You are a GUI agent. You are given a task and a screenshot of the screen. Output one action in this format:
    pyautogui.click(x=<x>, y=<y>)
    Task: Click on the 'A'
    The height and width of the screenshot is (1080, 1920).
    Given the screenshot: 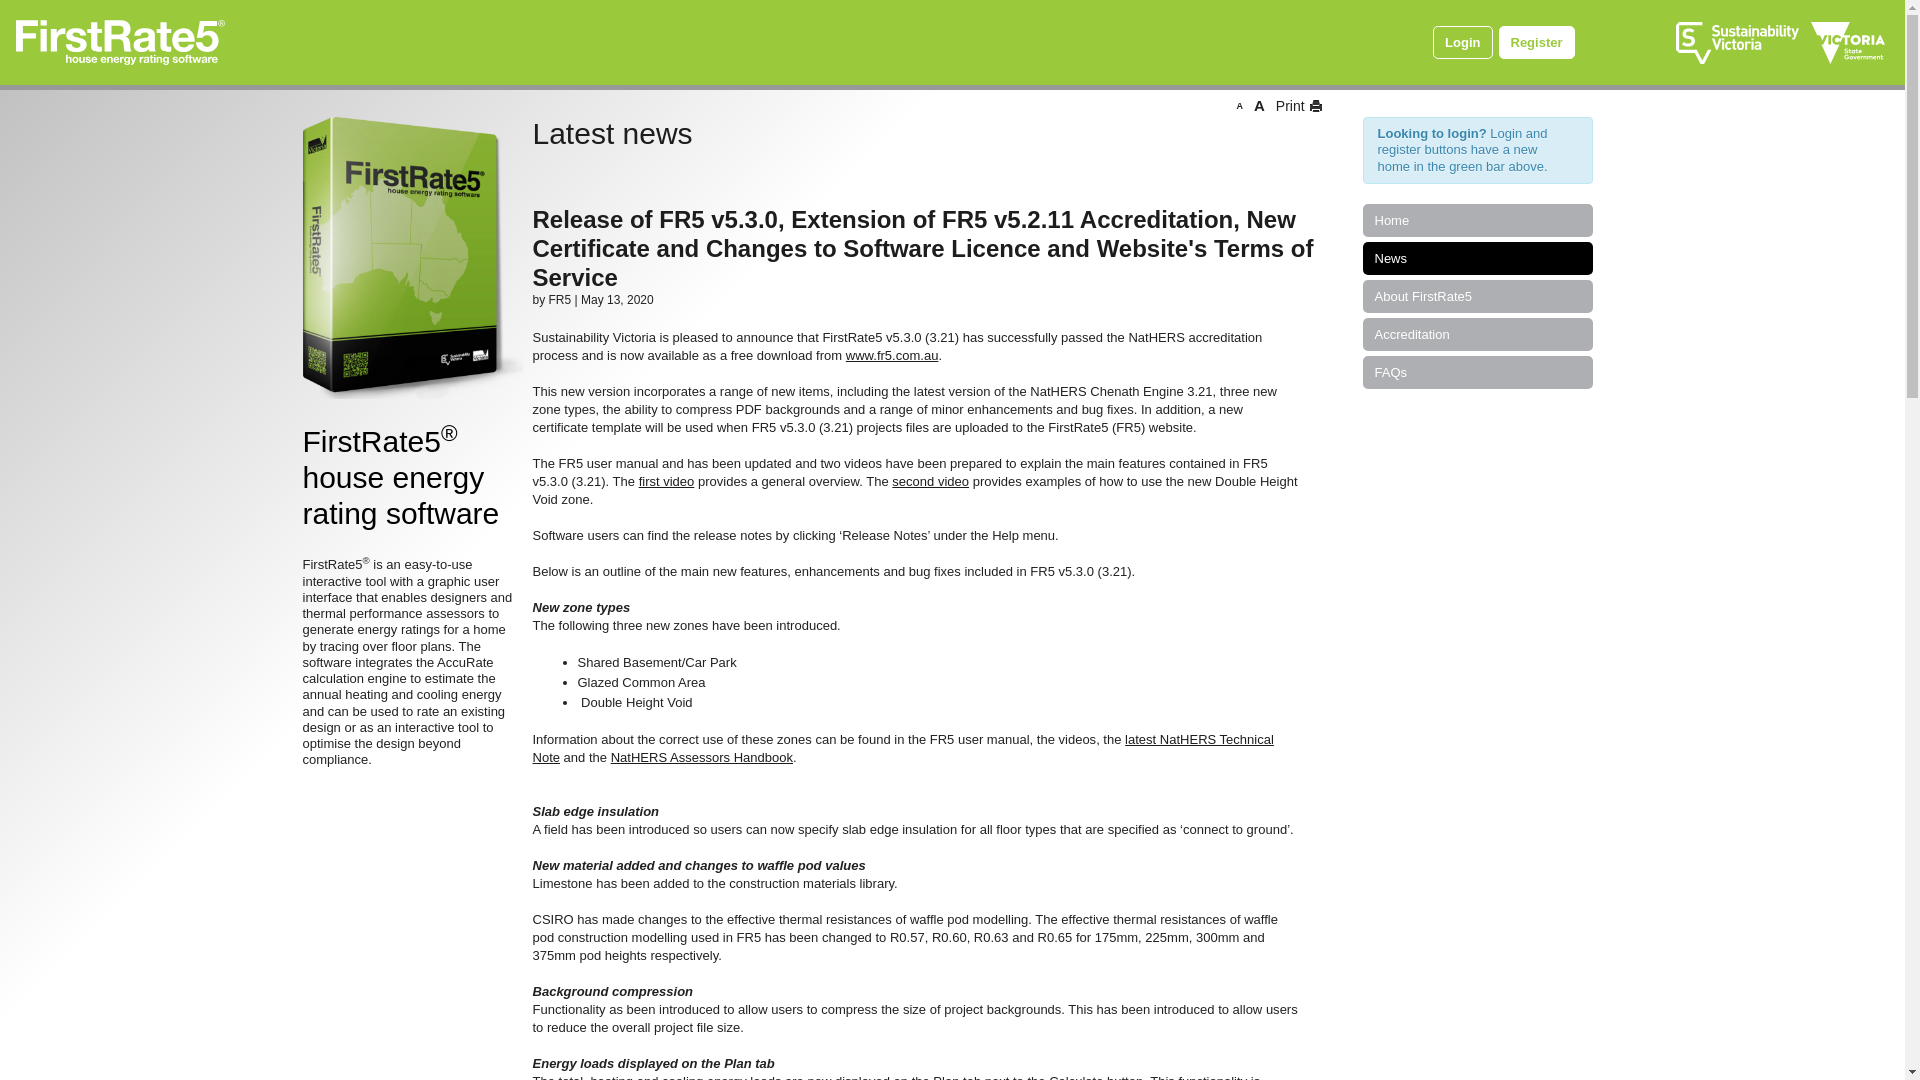 What is the action you would take?
    pyautogui.click(x=1235, y=105)
    